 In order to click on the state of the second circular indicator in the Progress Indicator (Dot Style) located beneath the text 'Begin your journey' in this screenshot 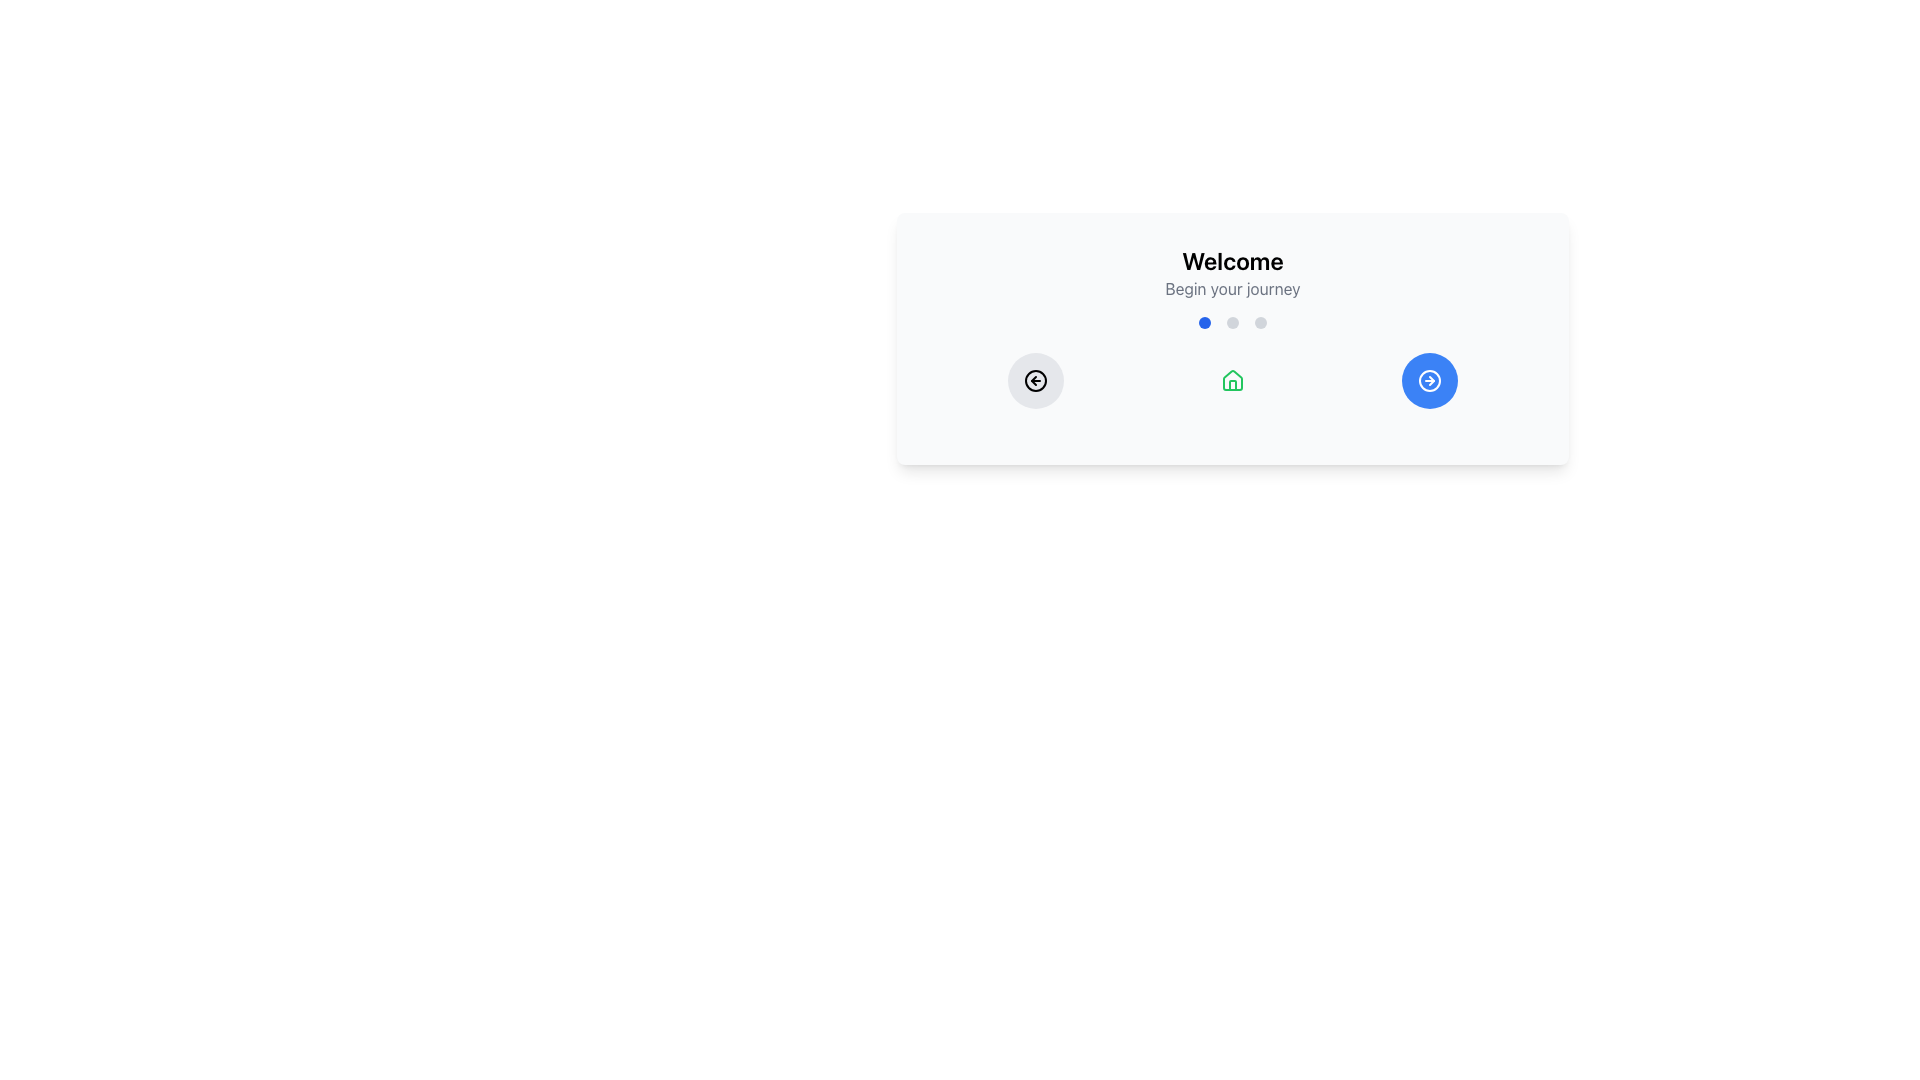, I will do `click(1232, 322)`.